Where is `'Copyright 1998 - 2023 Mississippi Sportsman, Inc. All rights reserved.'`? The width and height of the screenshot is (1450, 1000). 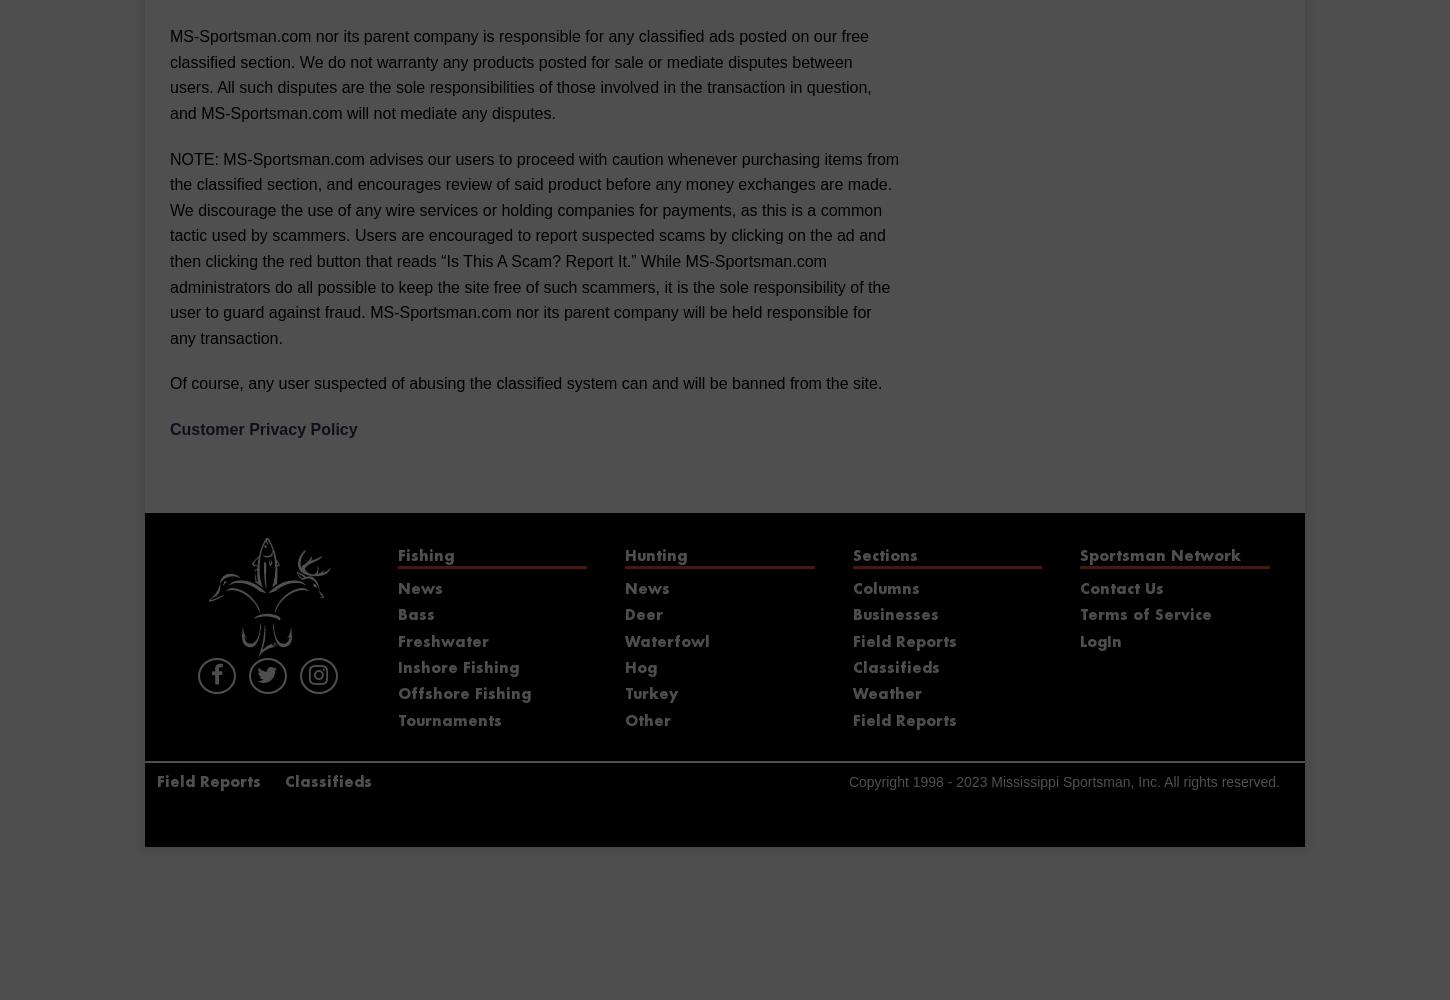 'Copyright 1998 - 2023 Mississippi Sportsman, Inc. All rights reserved.' is located at coordinates (1064, 782).